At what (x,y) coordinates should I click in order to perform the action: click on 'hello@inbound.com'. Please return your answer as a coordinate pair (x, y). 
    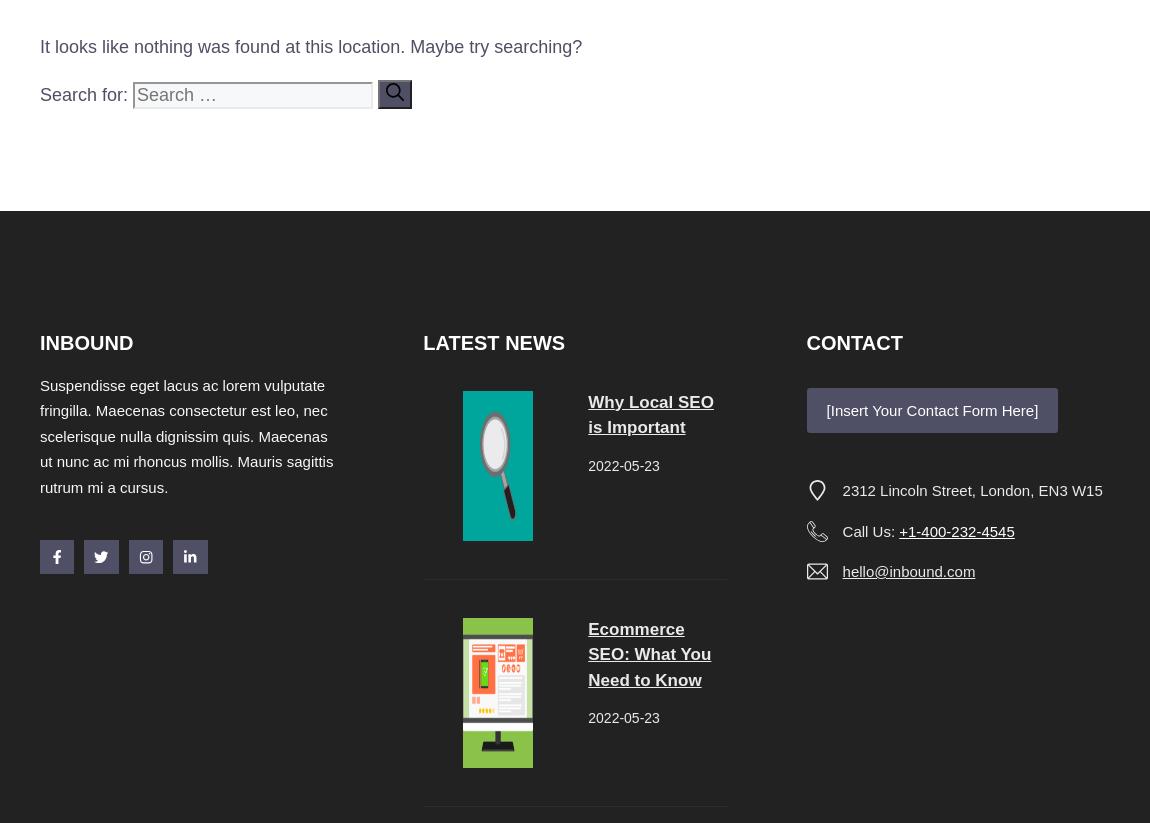
    Looking at the image, I should click on (908, 571).